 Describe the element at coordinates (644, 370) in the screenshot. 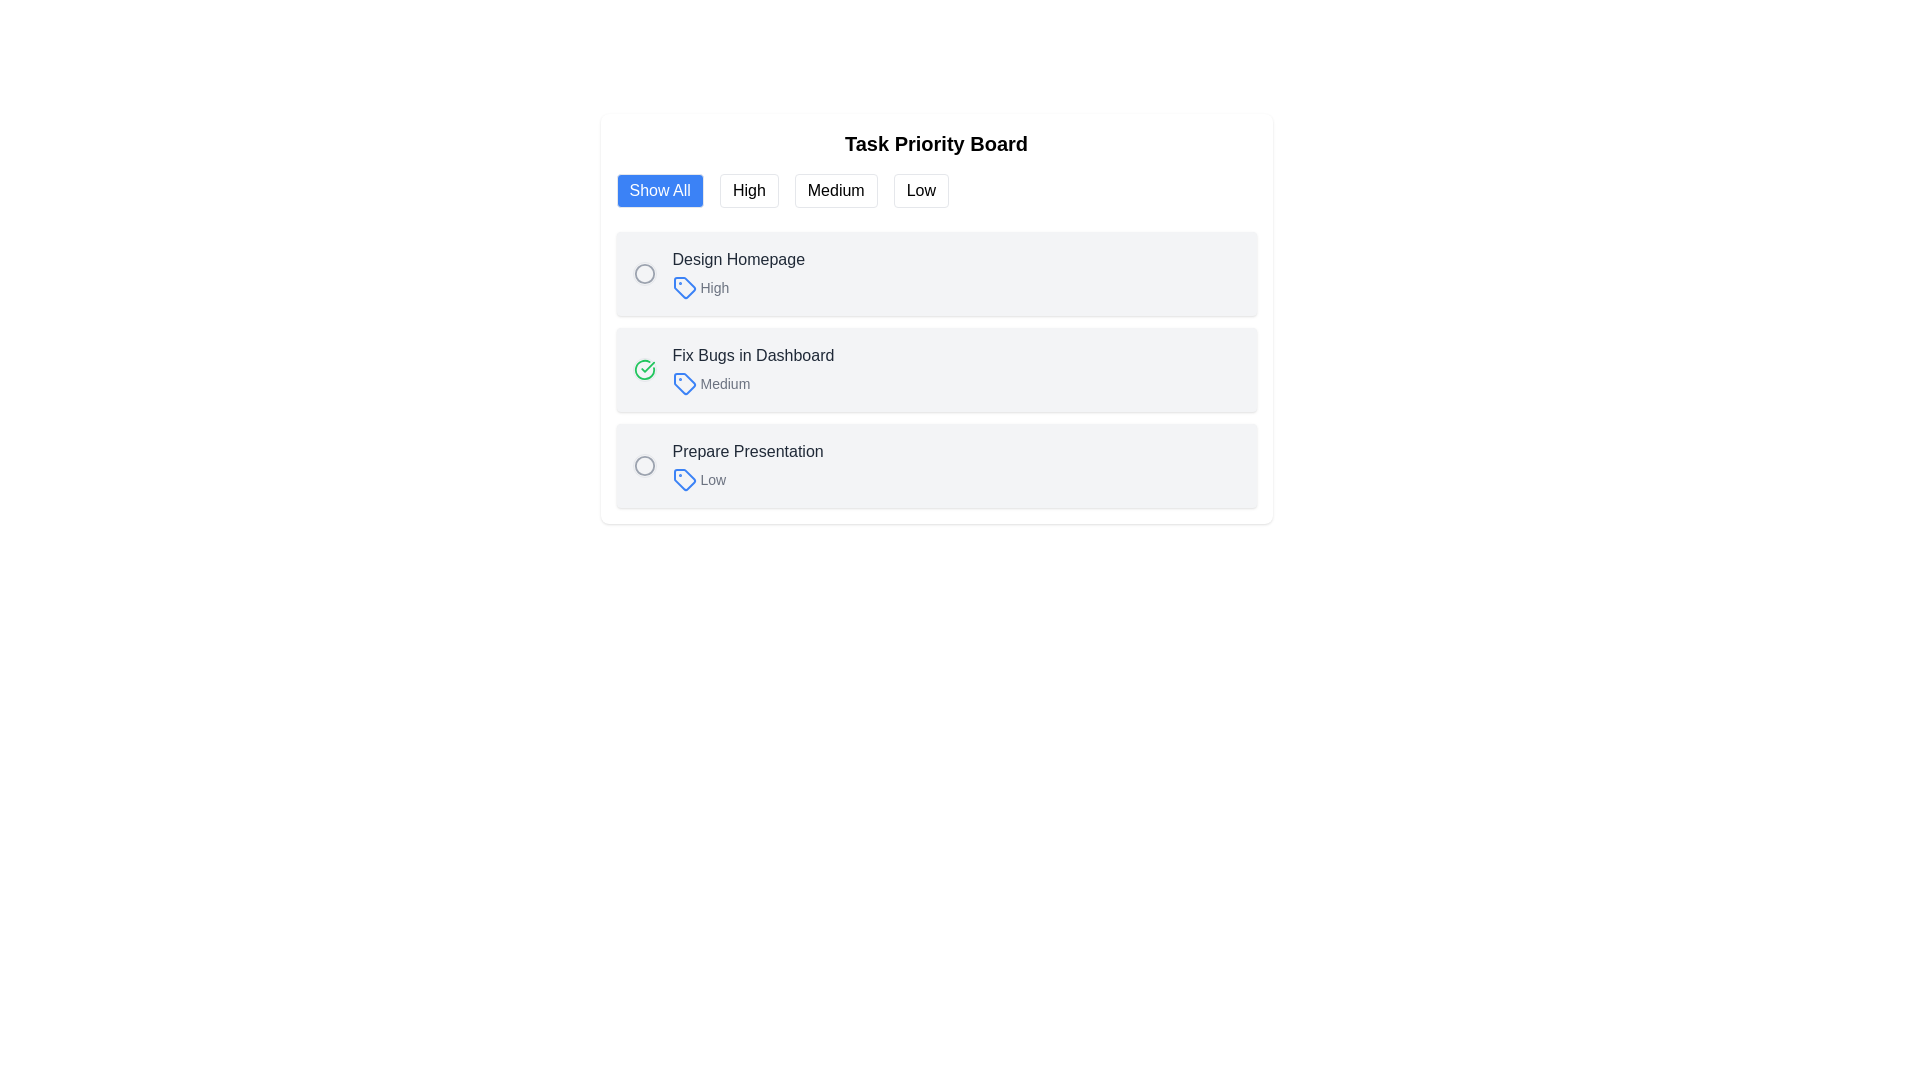

I see `the completion icon located to the left of the text 'Fix Bugs in Dashboard' in the second row of the task priority list` at that location.